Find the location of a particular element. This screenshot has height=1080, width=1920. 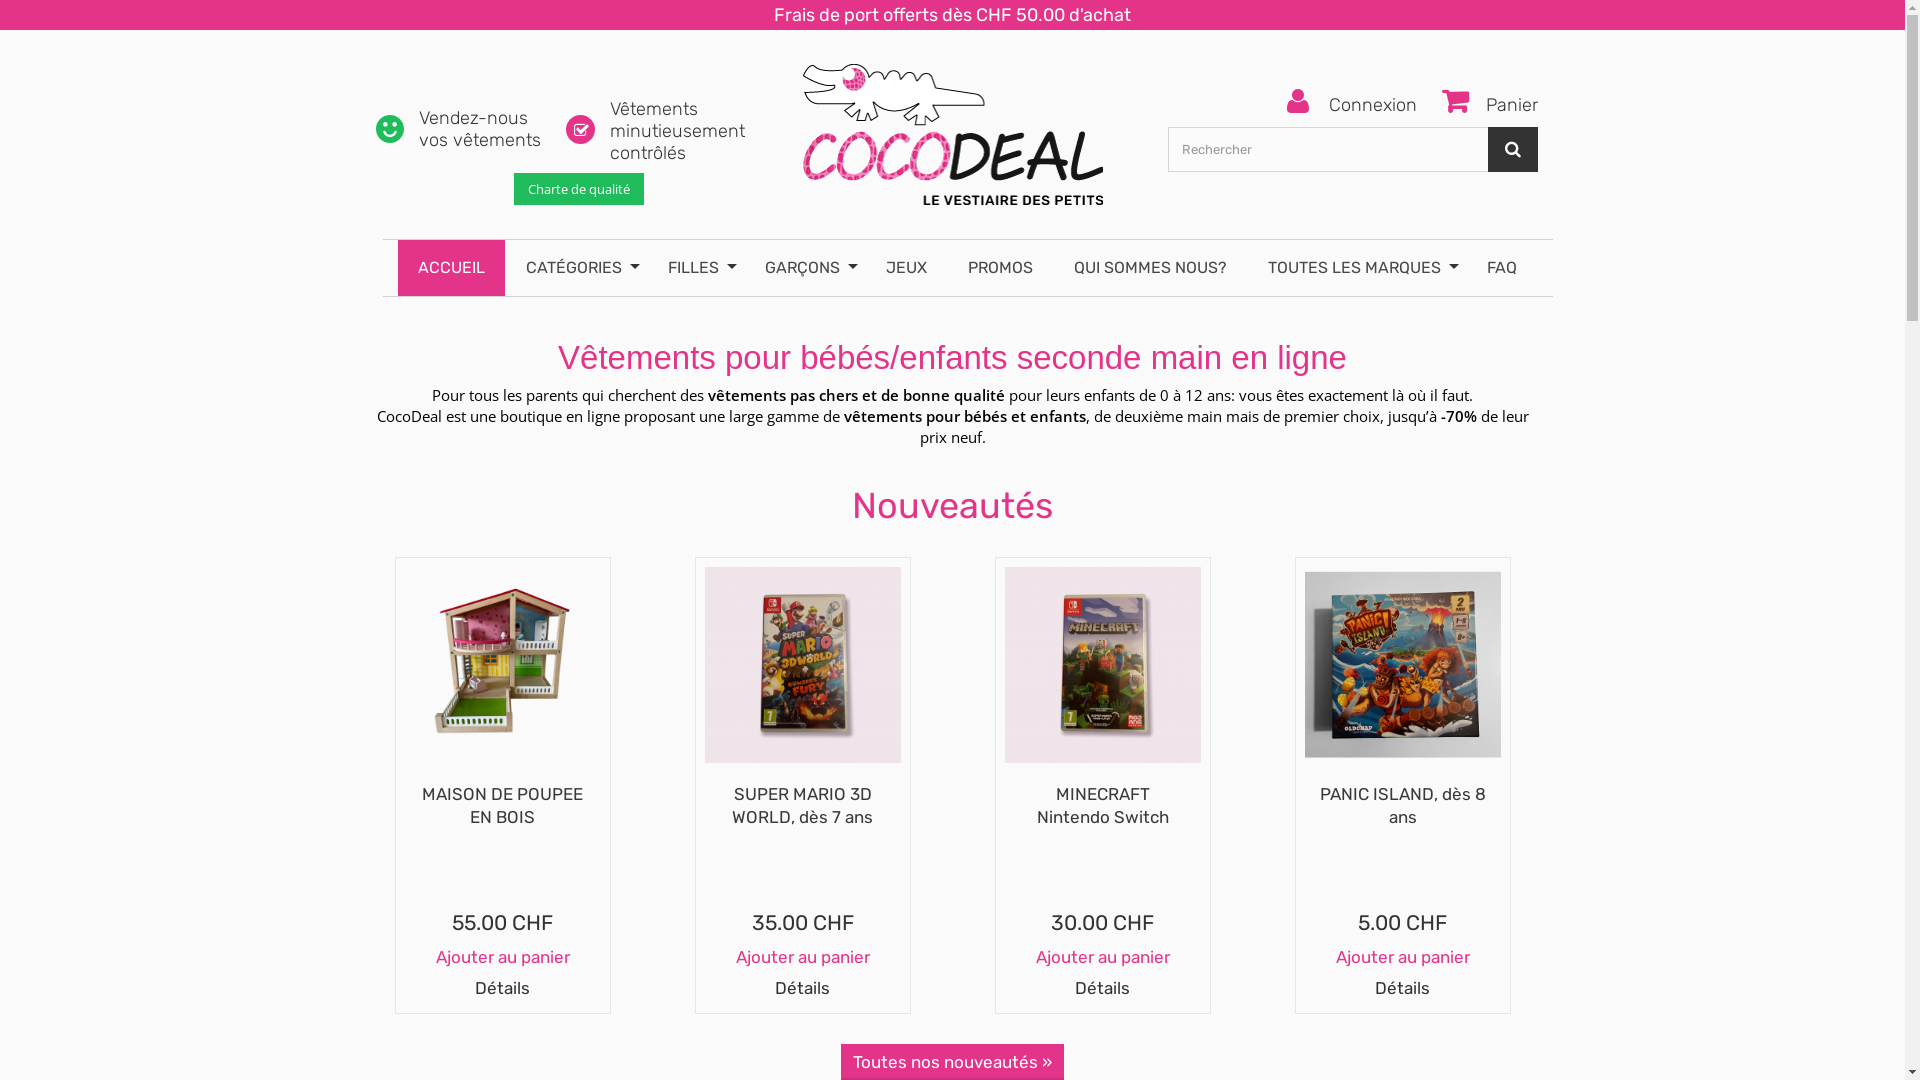

'FILLES' is located at coordinates (648, 266).